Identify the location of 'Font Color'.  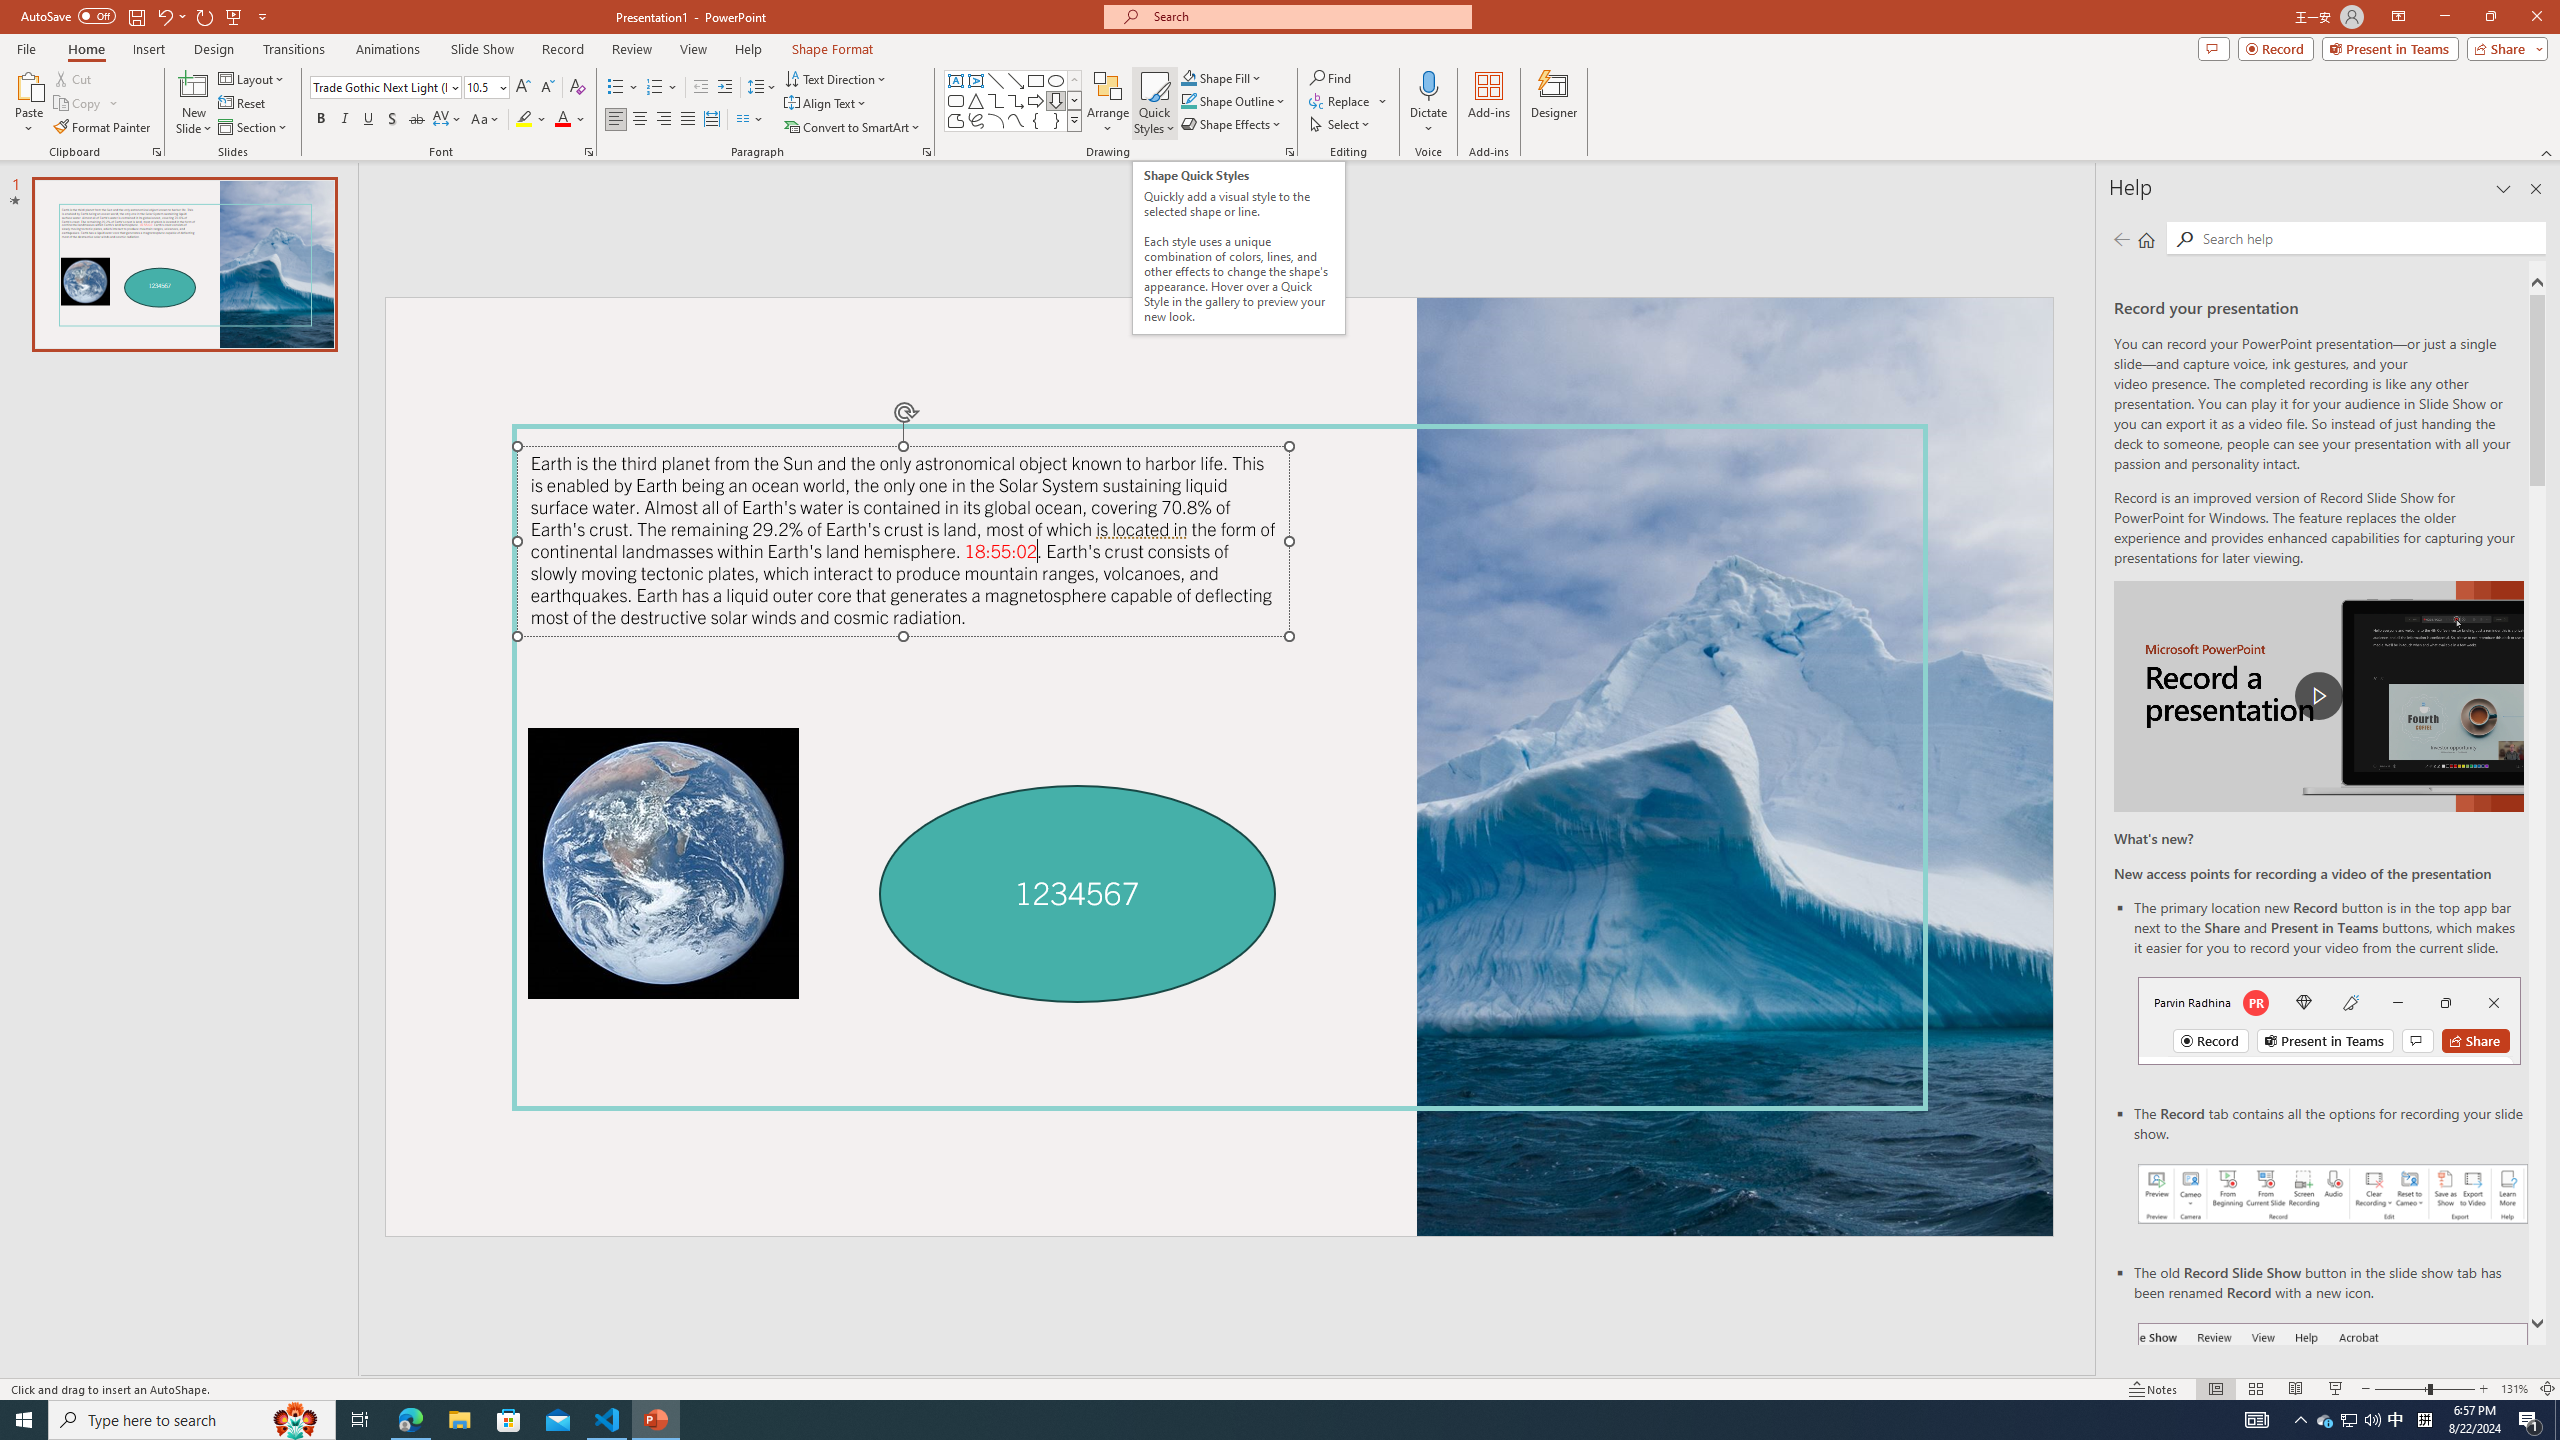
(570, 118).